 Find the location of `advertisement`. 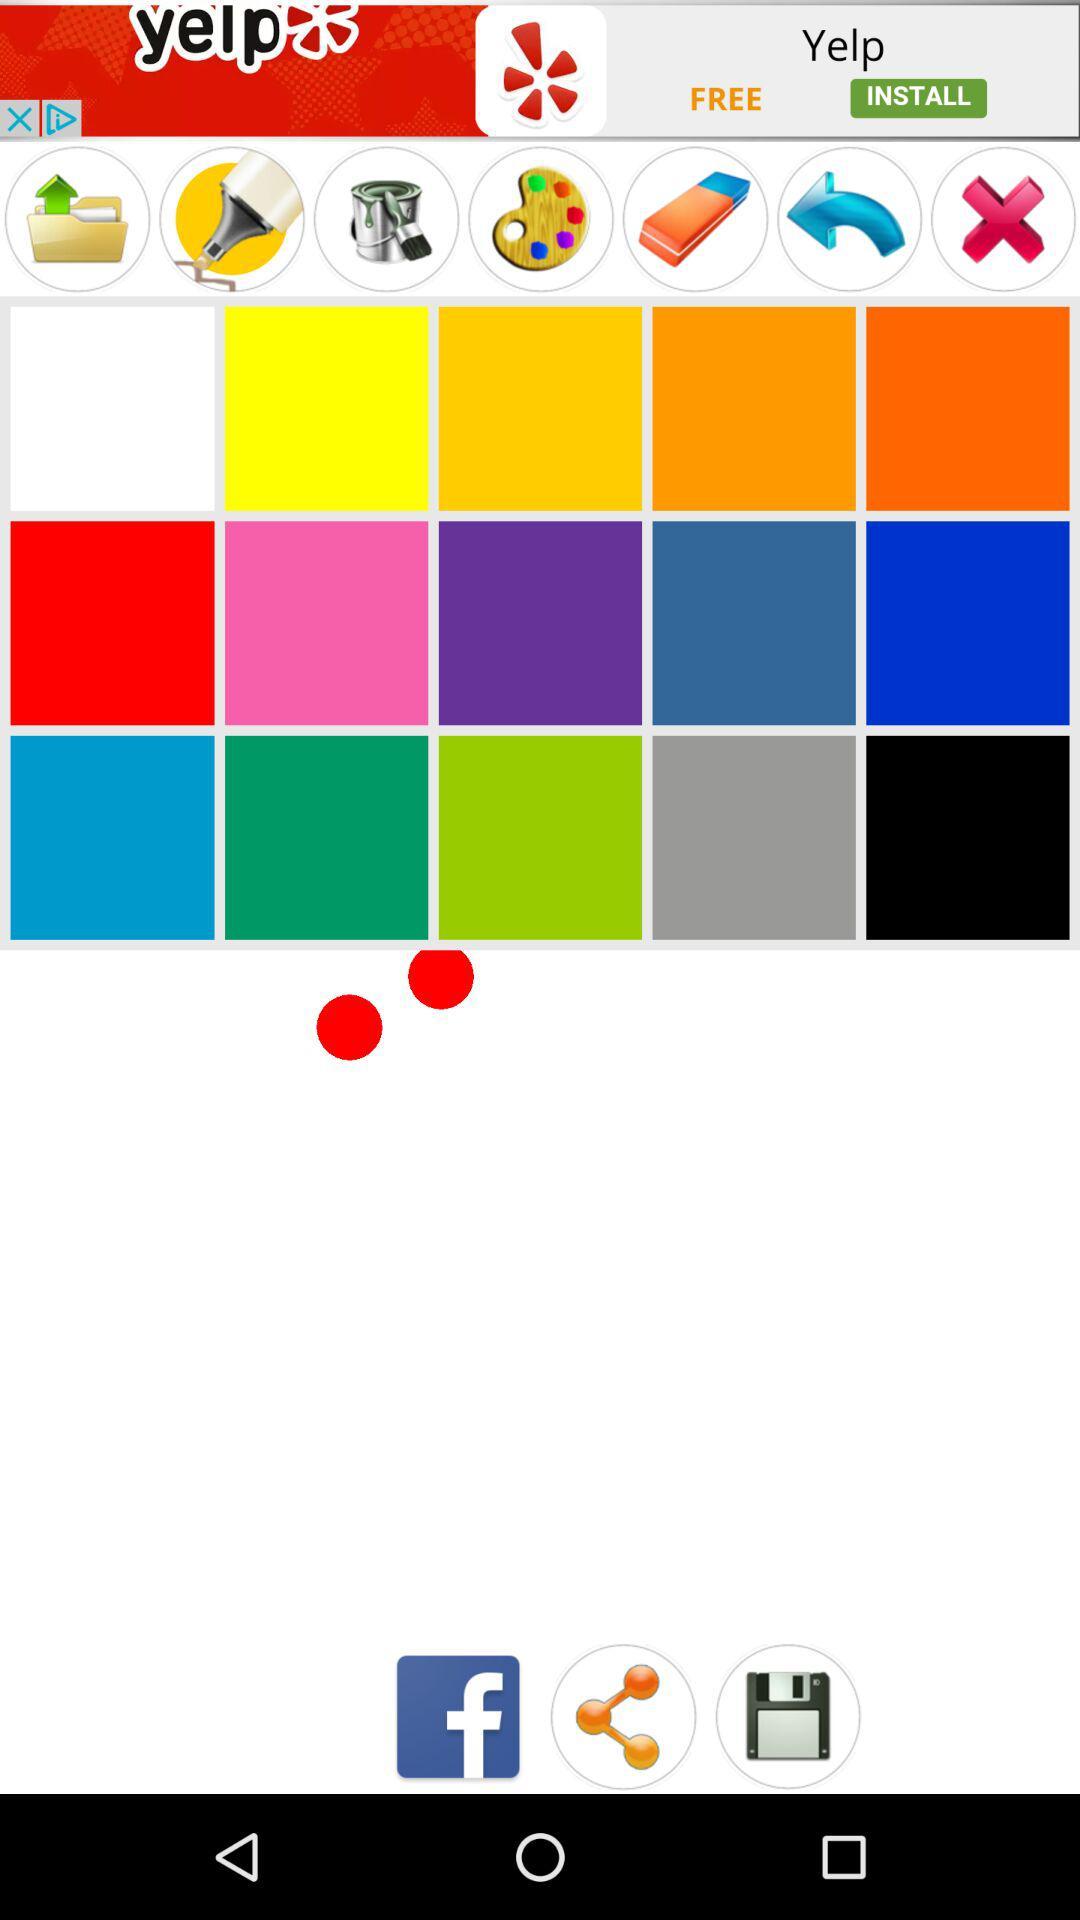

advertisement is located at coordinates (540, 70).